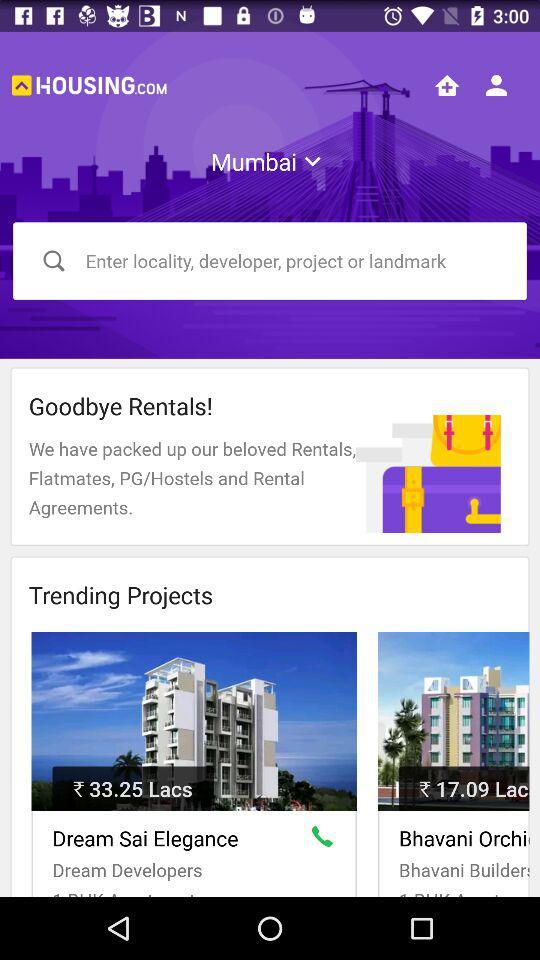 The image size is (540, 960). I want to click on item below mumbai icon, so click(270, 260).